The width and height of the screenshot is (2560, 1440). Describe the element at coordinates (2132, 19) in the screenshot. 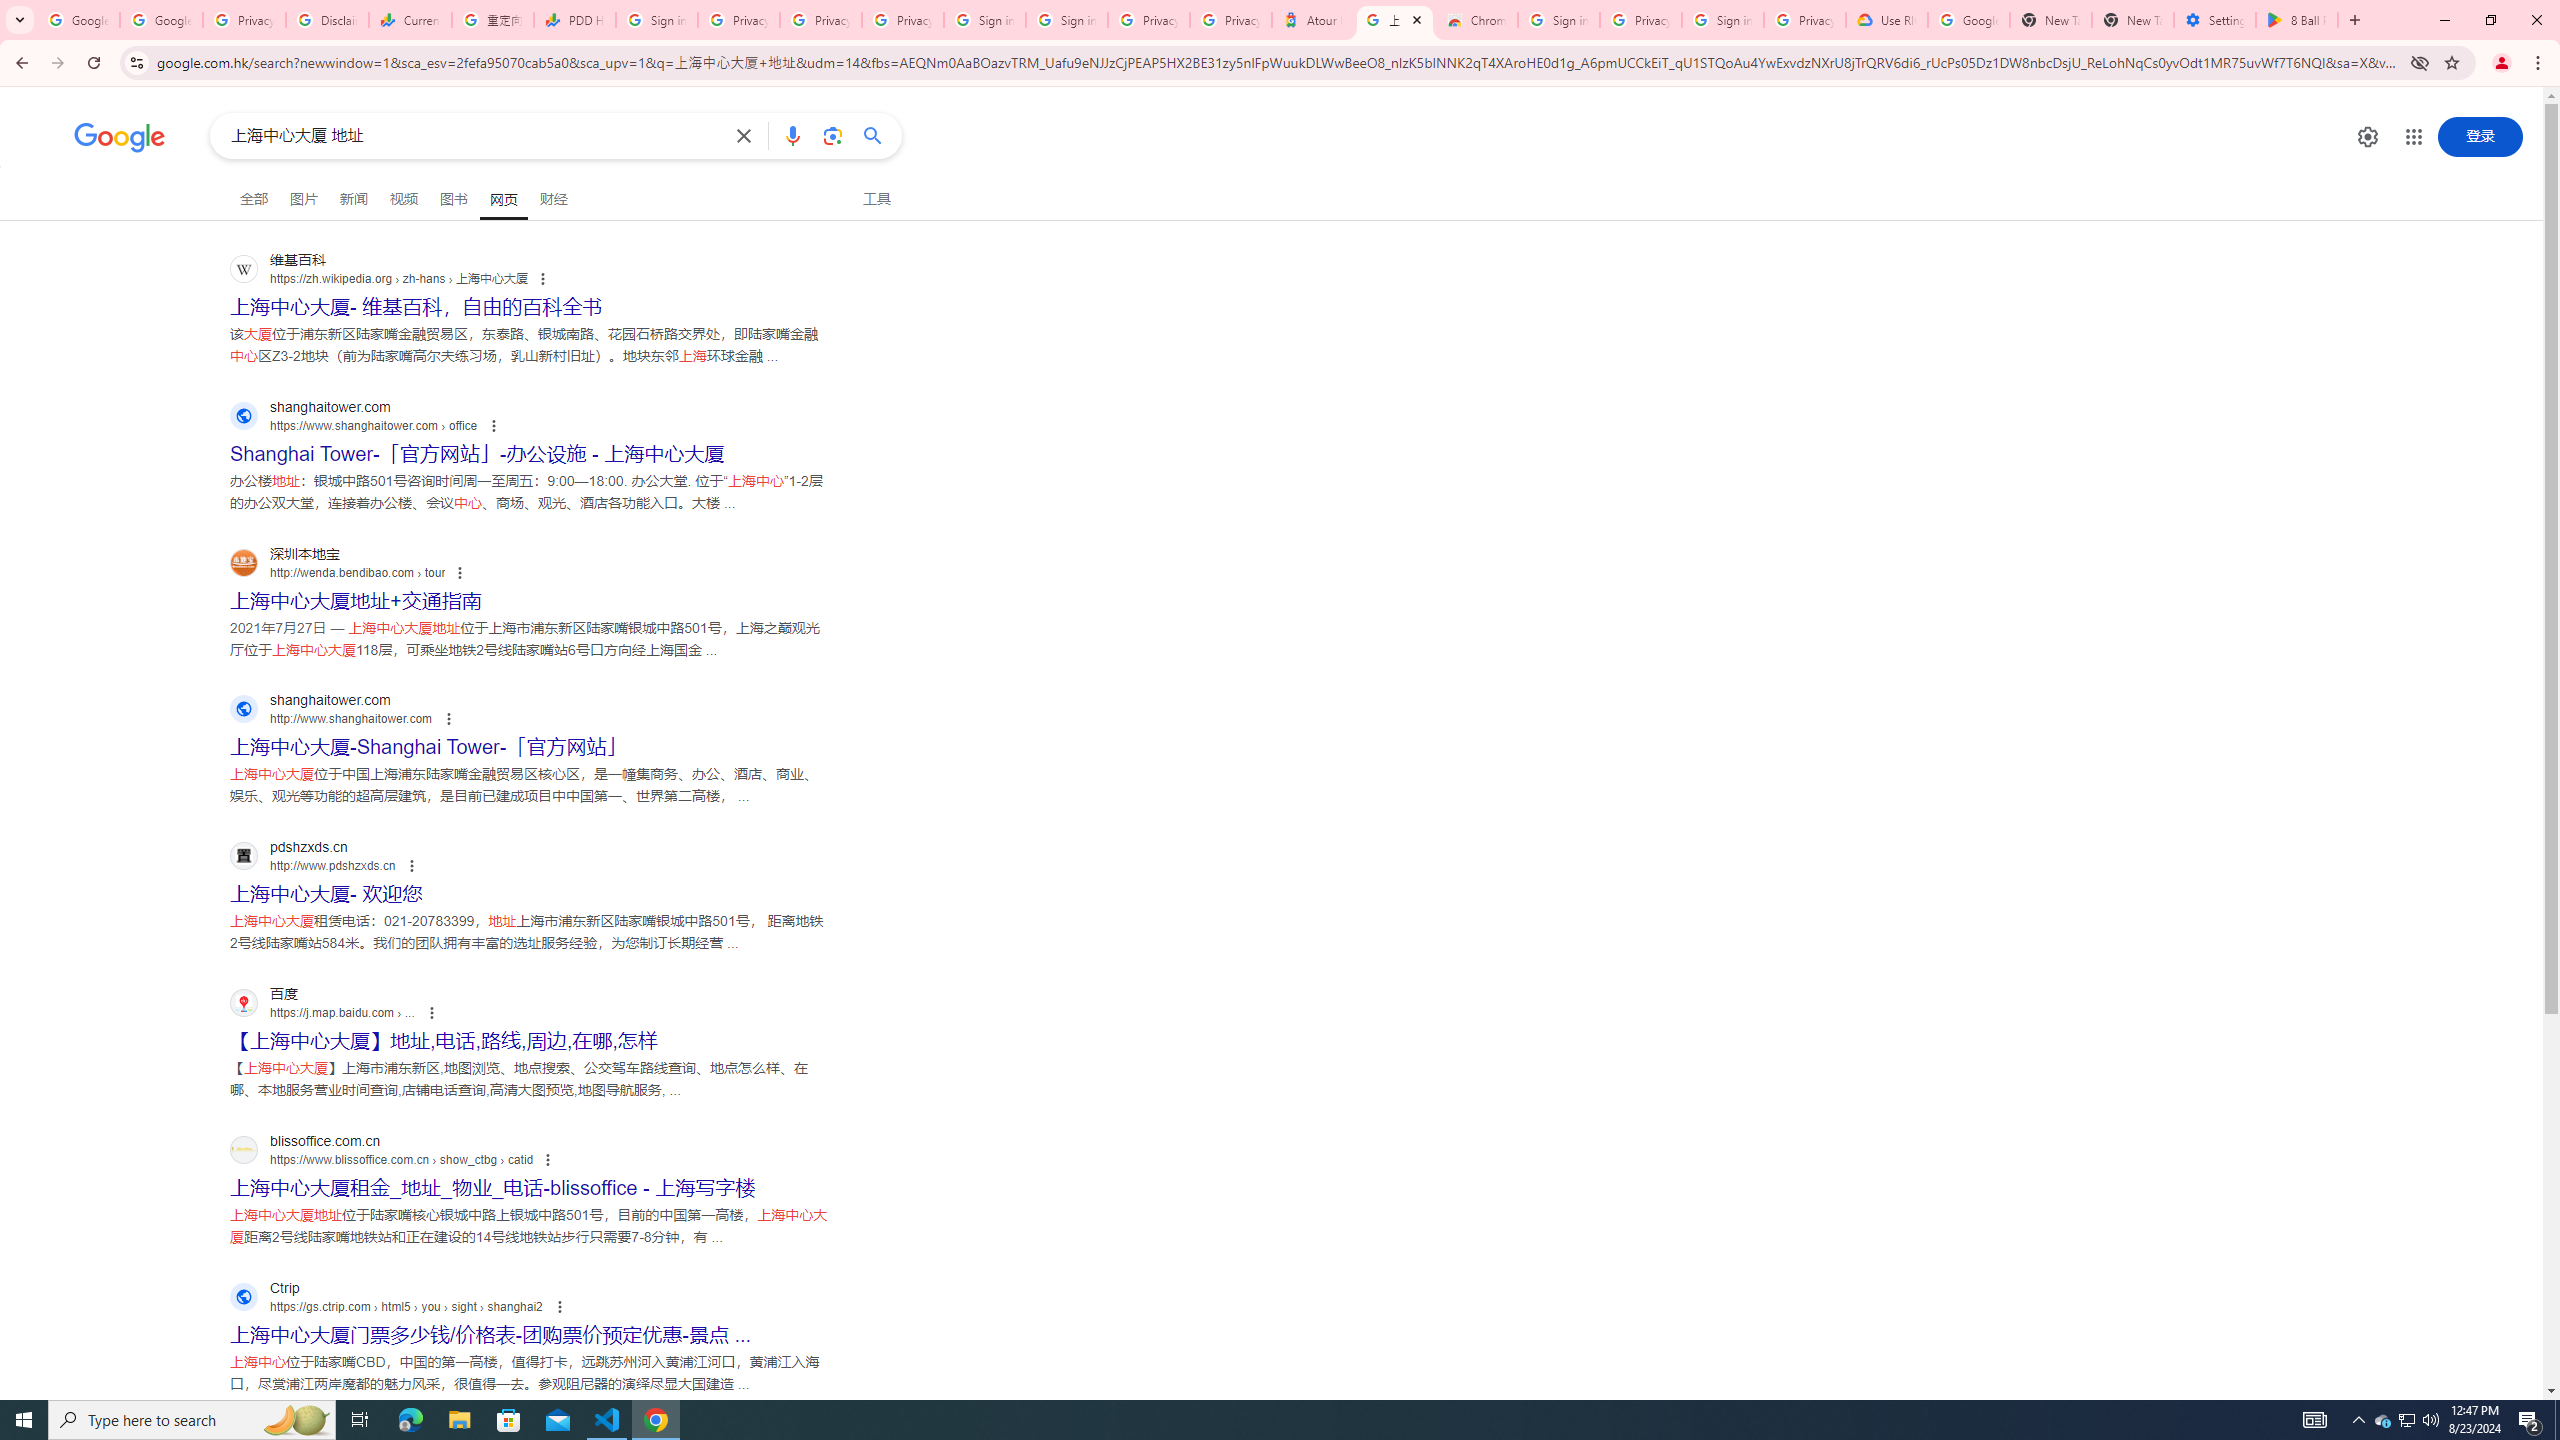

I see `'New Tab'` at that location.